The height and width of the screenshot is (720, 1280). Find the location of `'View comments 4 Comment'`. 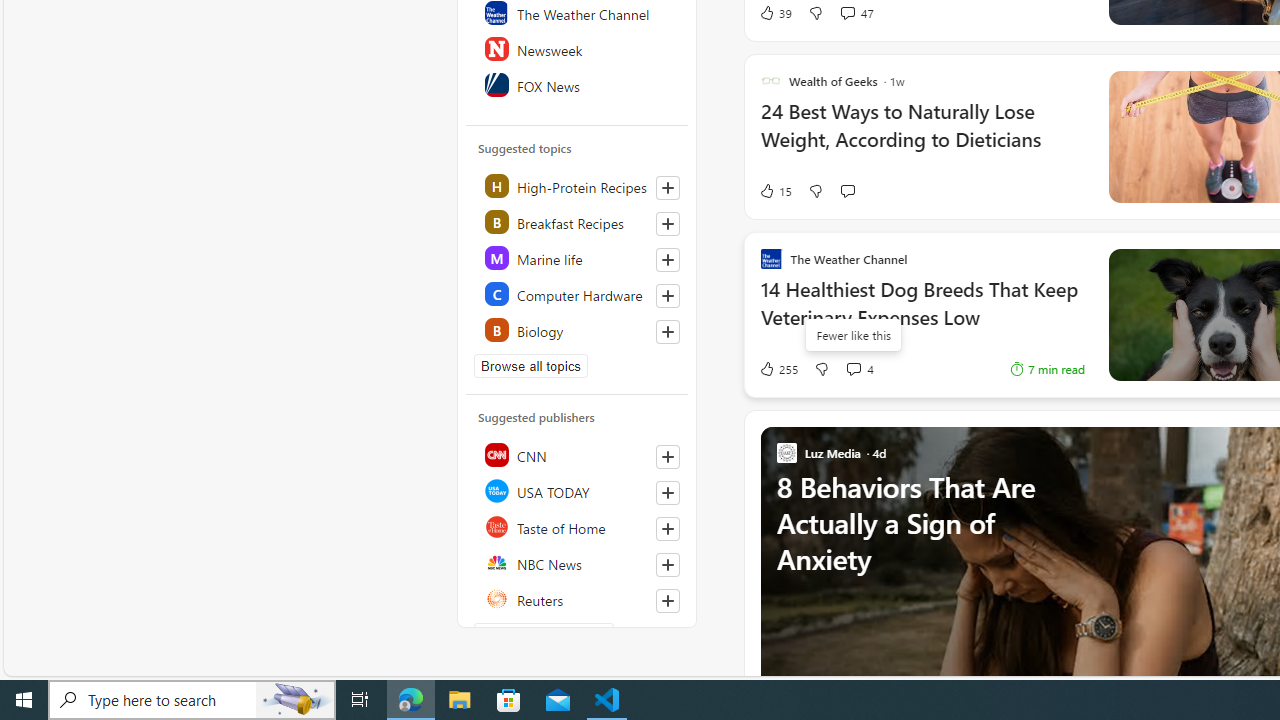

'View comments 4 Comment' is located at coordinates (853, 368).